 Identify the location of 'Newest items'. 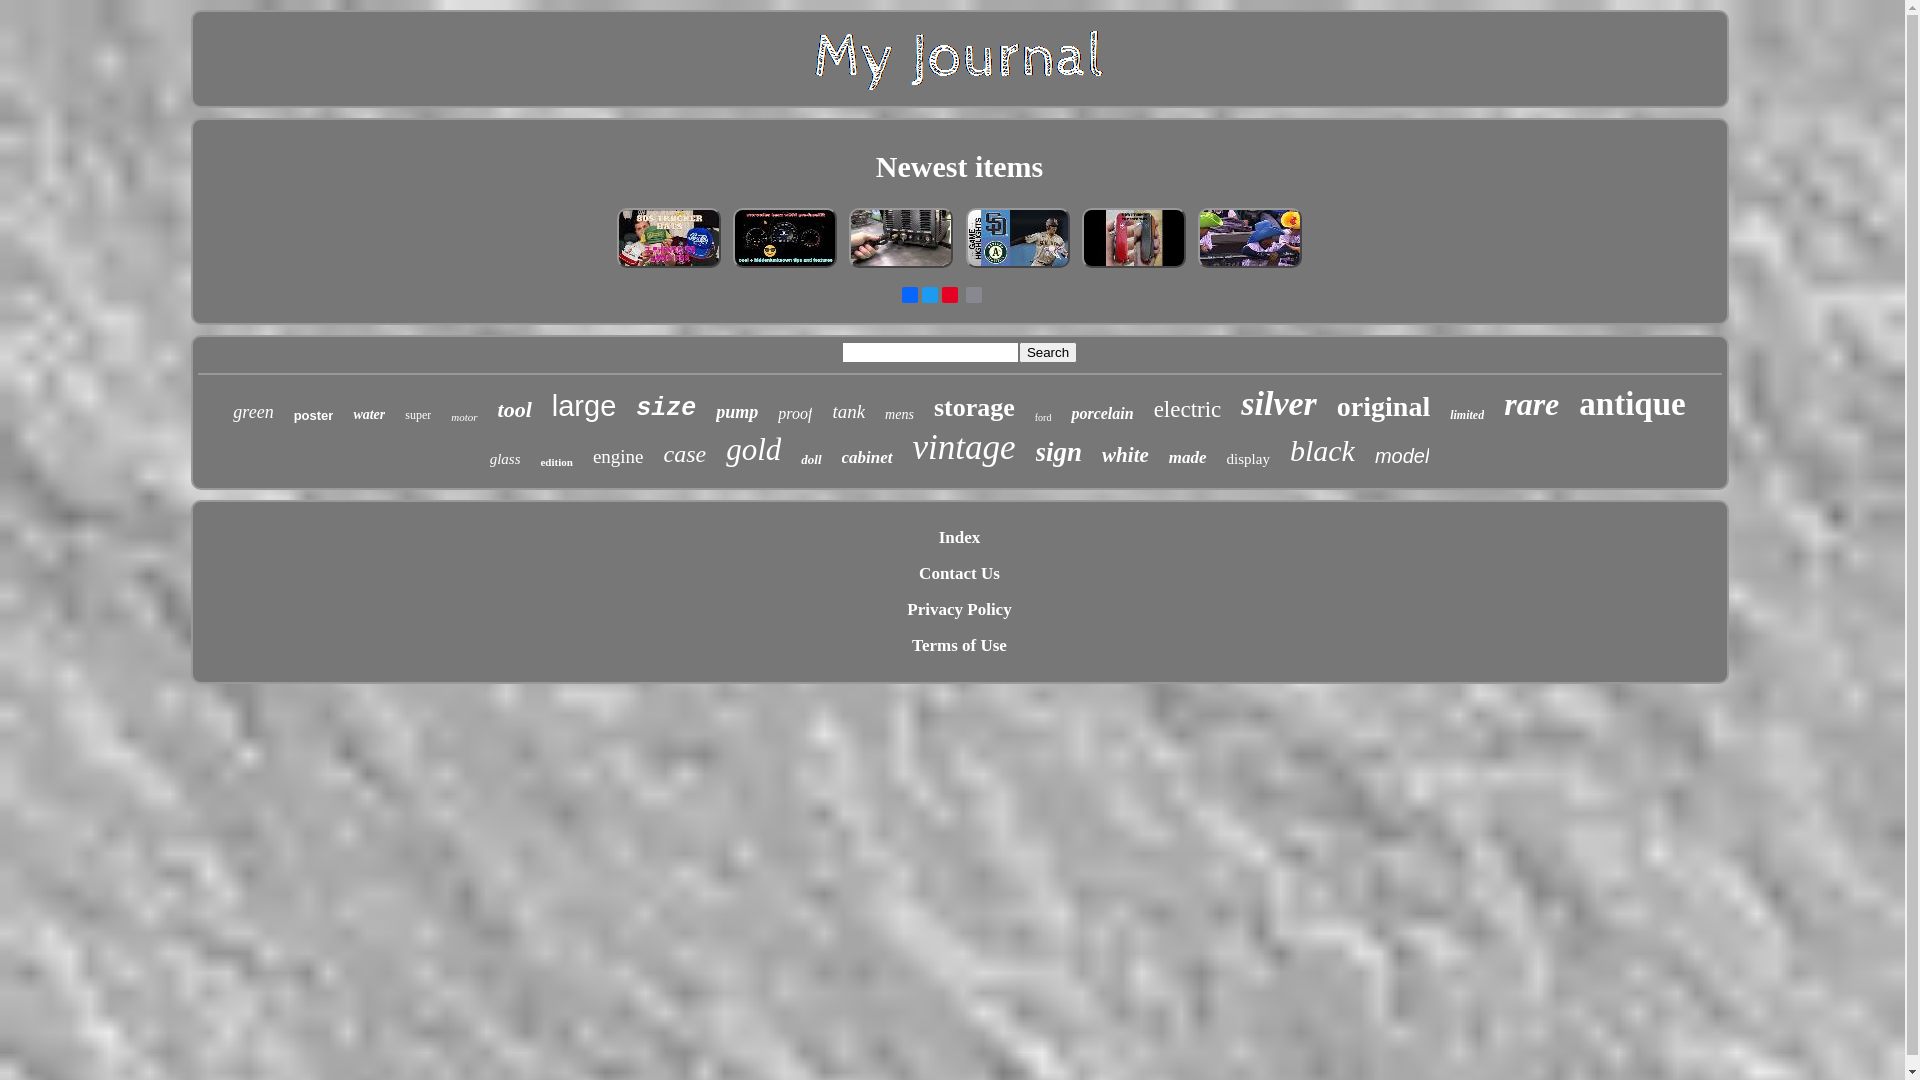
(958, 165).